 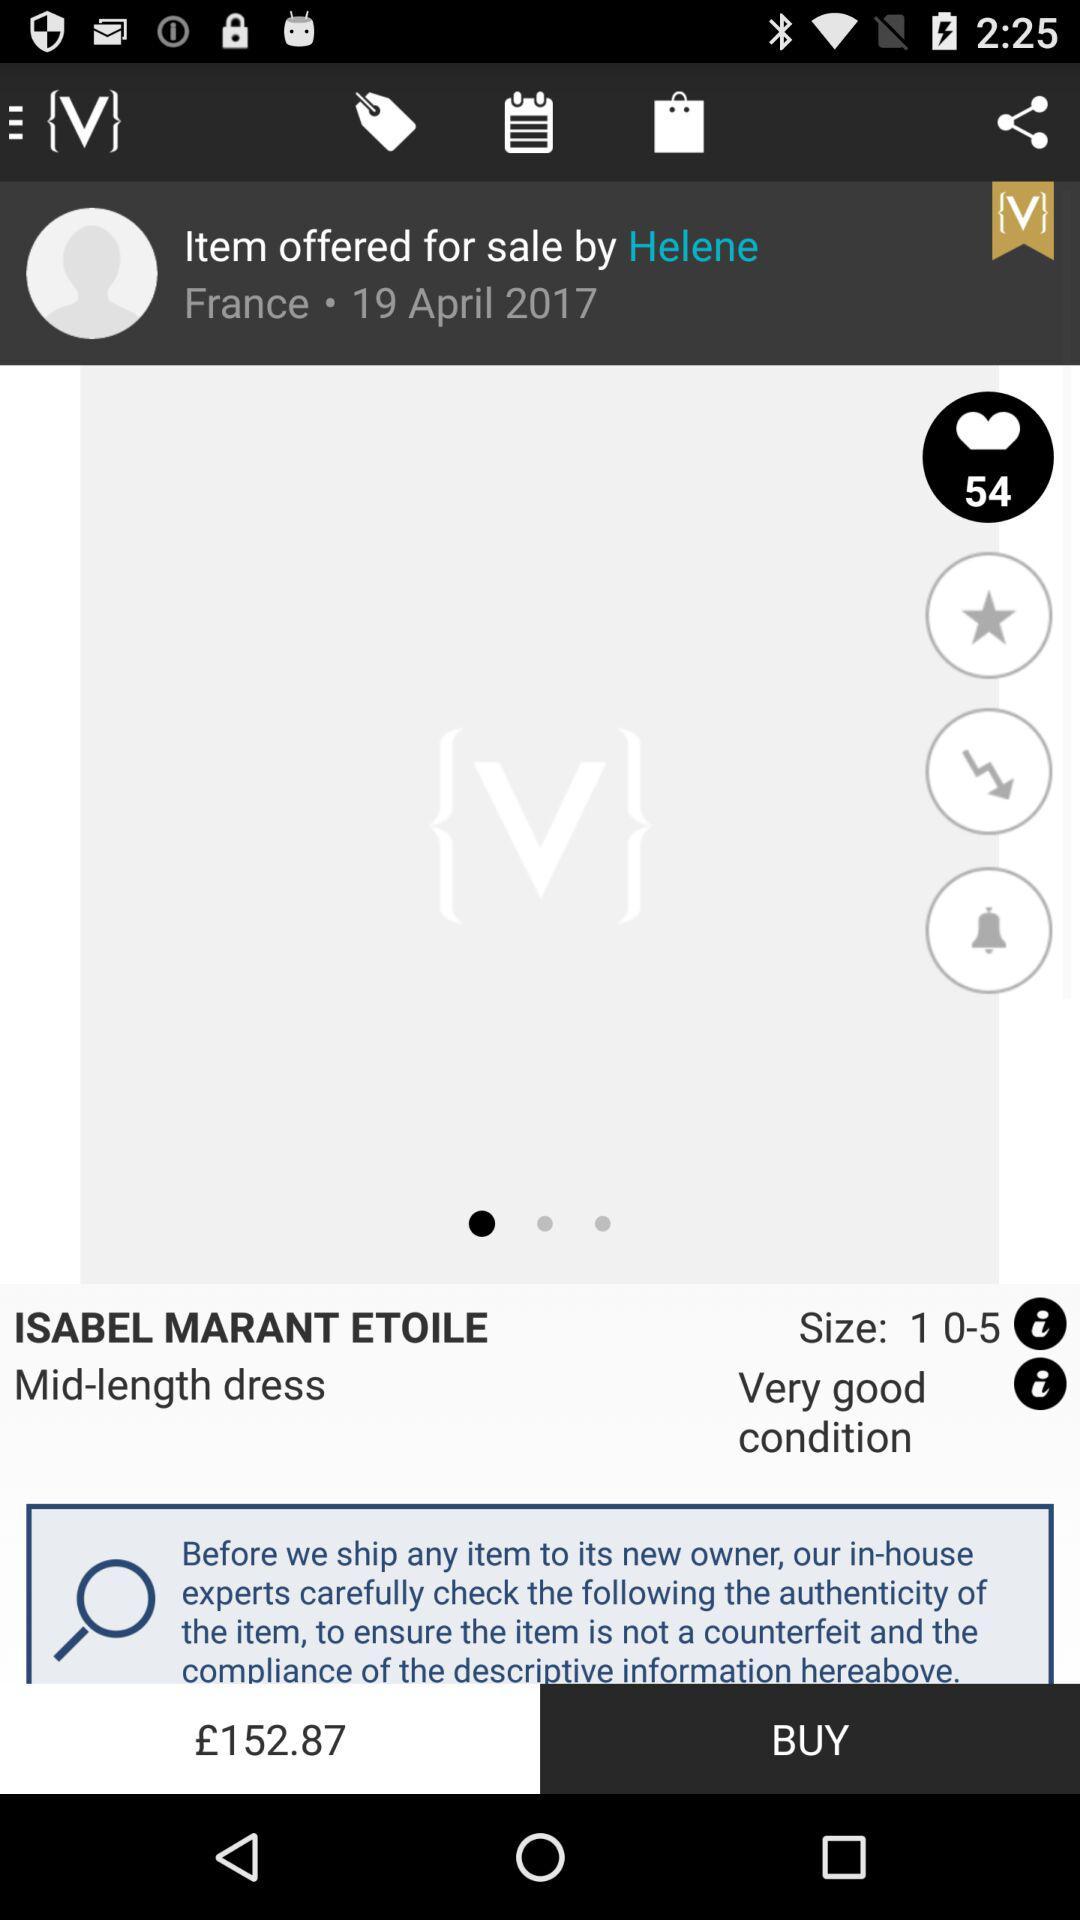 What do you see at coordinates (91, 272) in the screenshot?
I see `the app to the left of the item offered for app` at bounding box center [91, 272].